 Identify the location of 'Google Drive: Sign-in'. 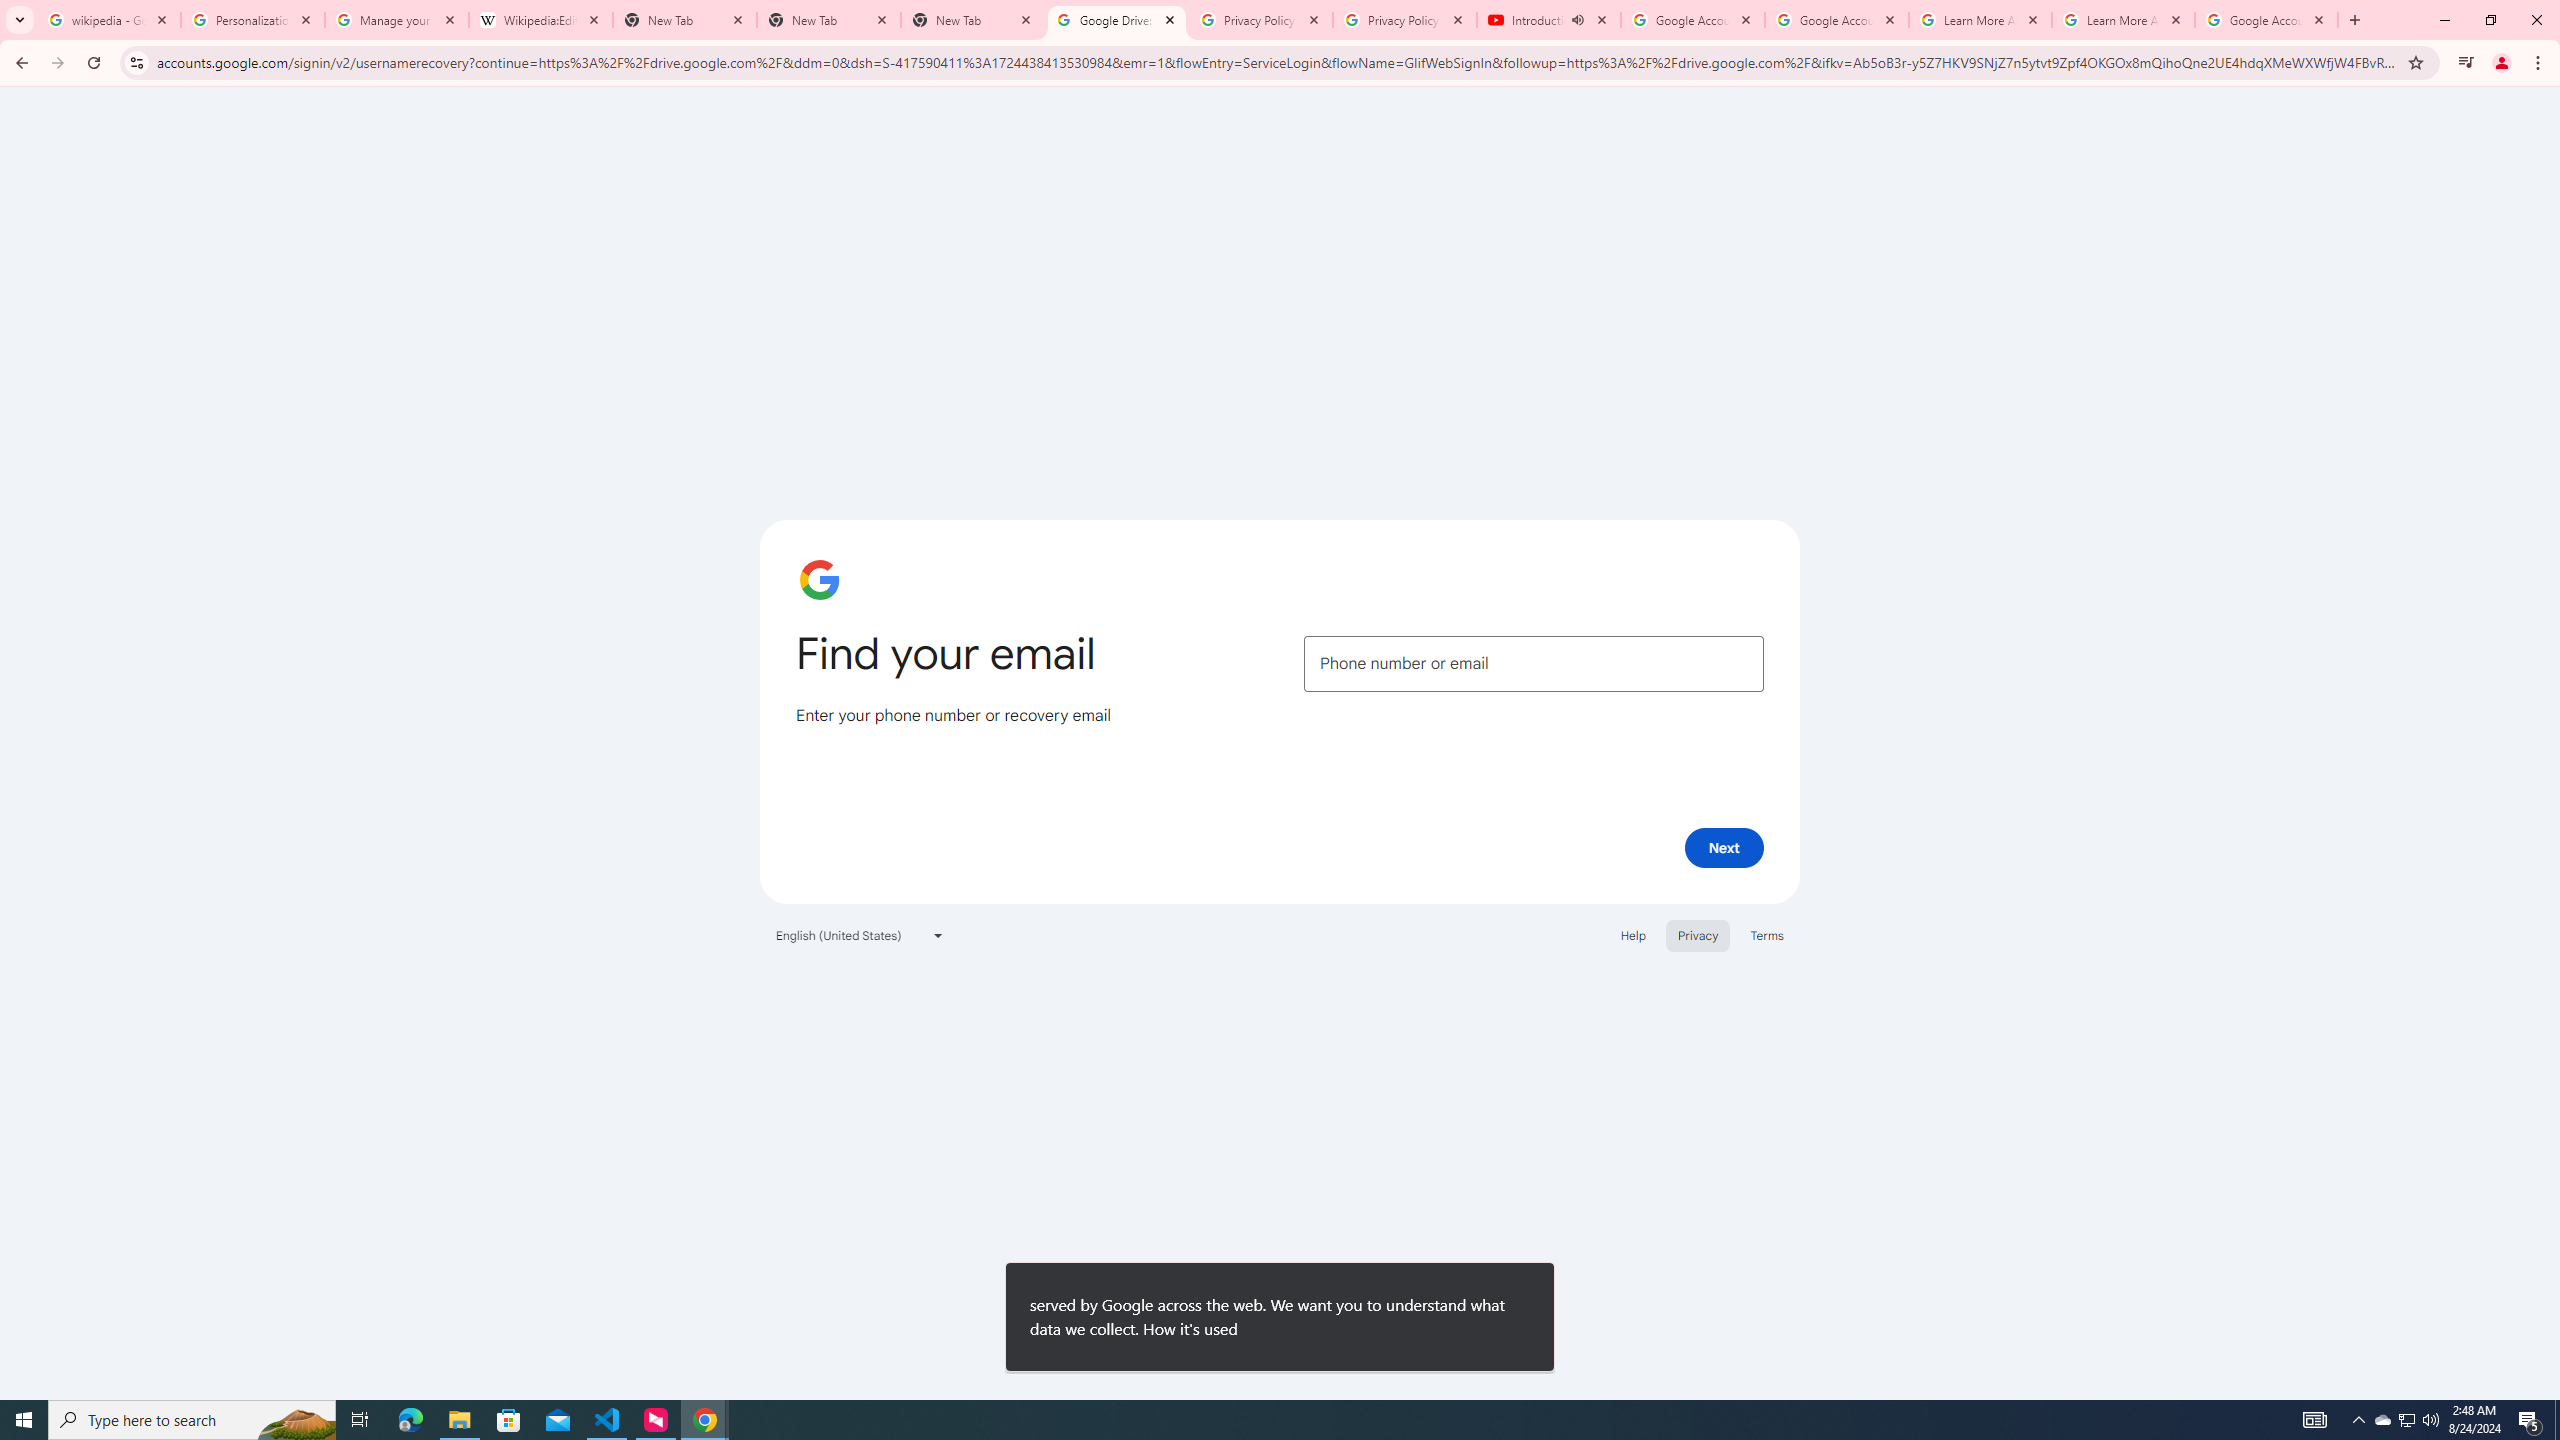
(1116, 19).